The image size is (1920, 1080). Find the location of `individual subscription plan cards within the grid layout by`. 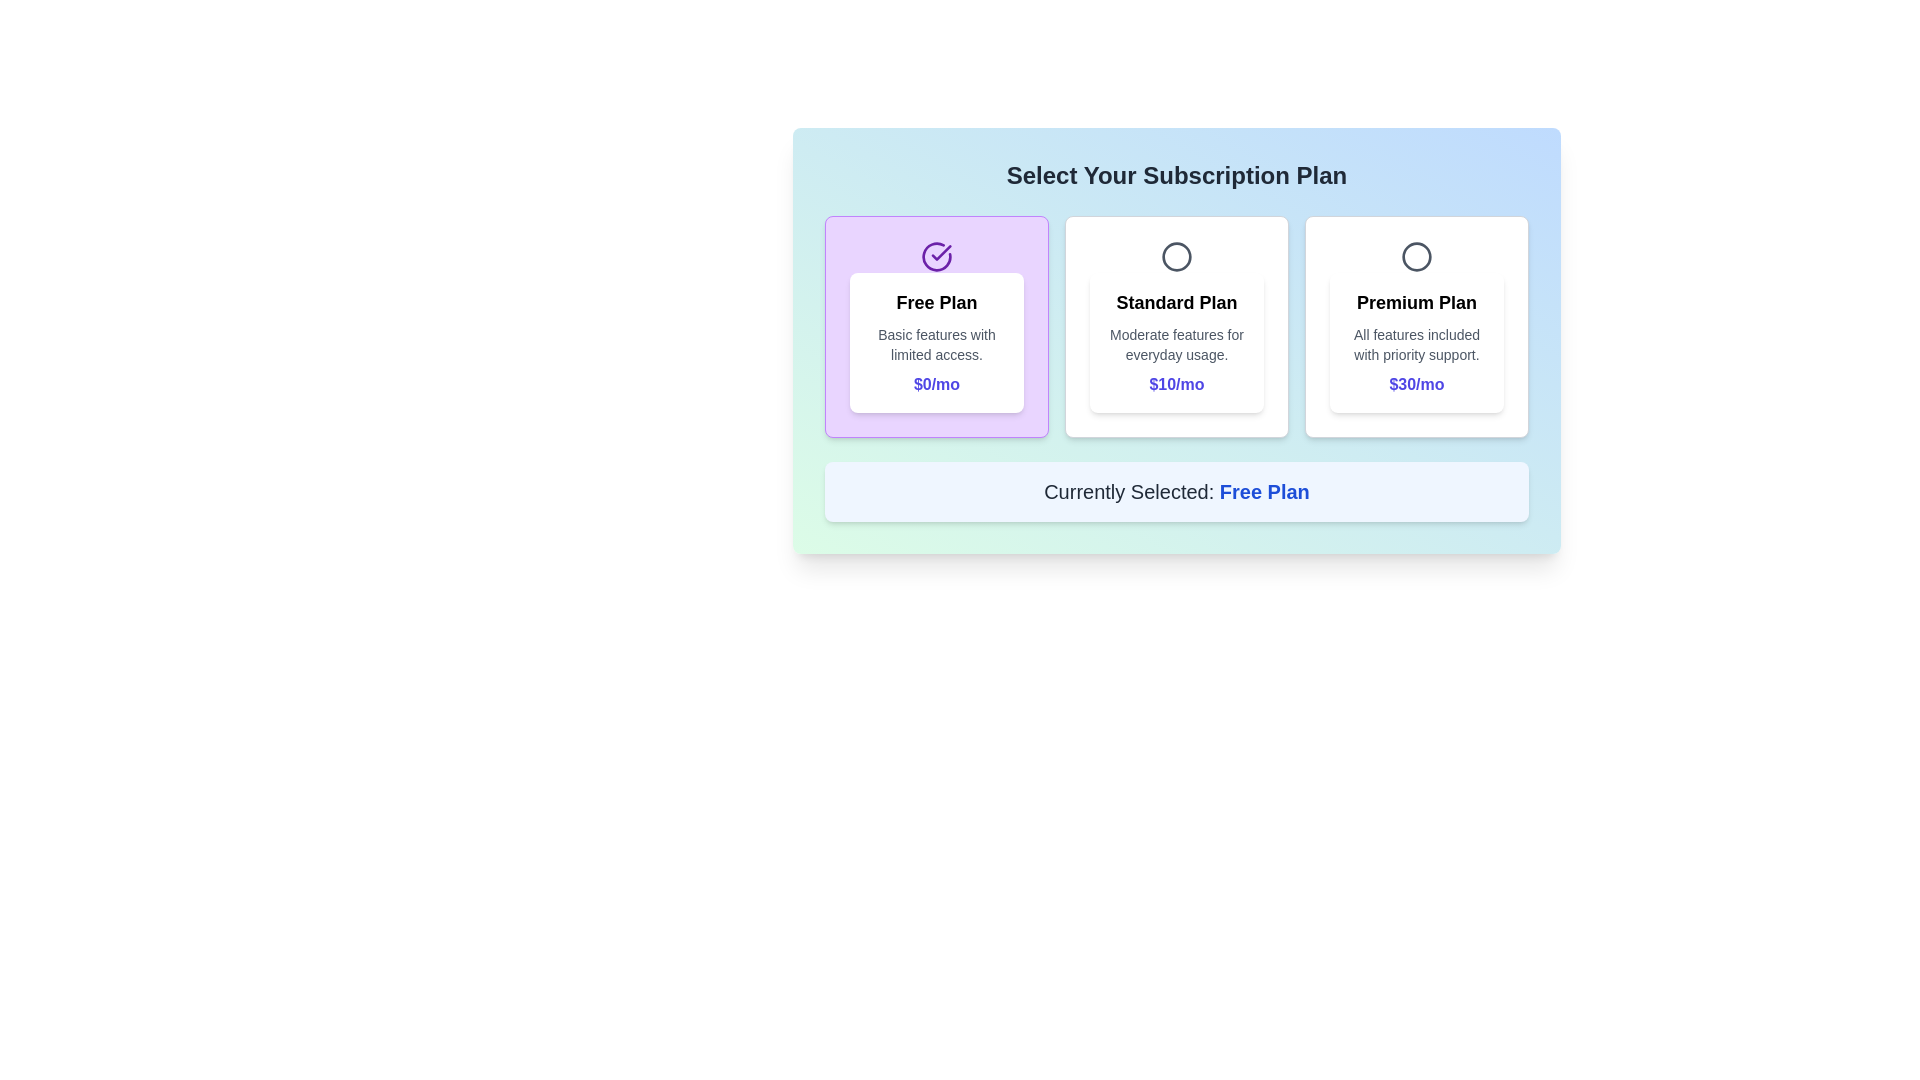

individual subscription plan cards within the grid layout by is located at coordinates (1176, 326).